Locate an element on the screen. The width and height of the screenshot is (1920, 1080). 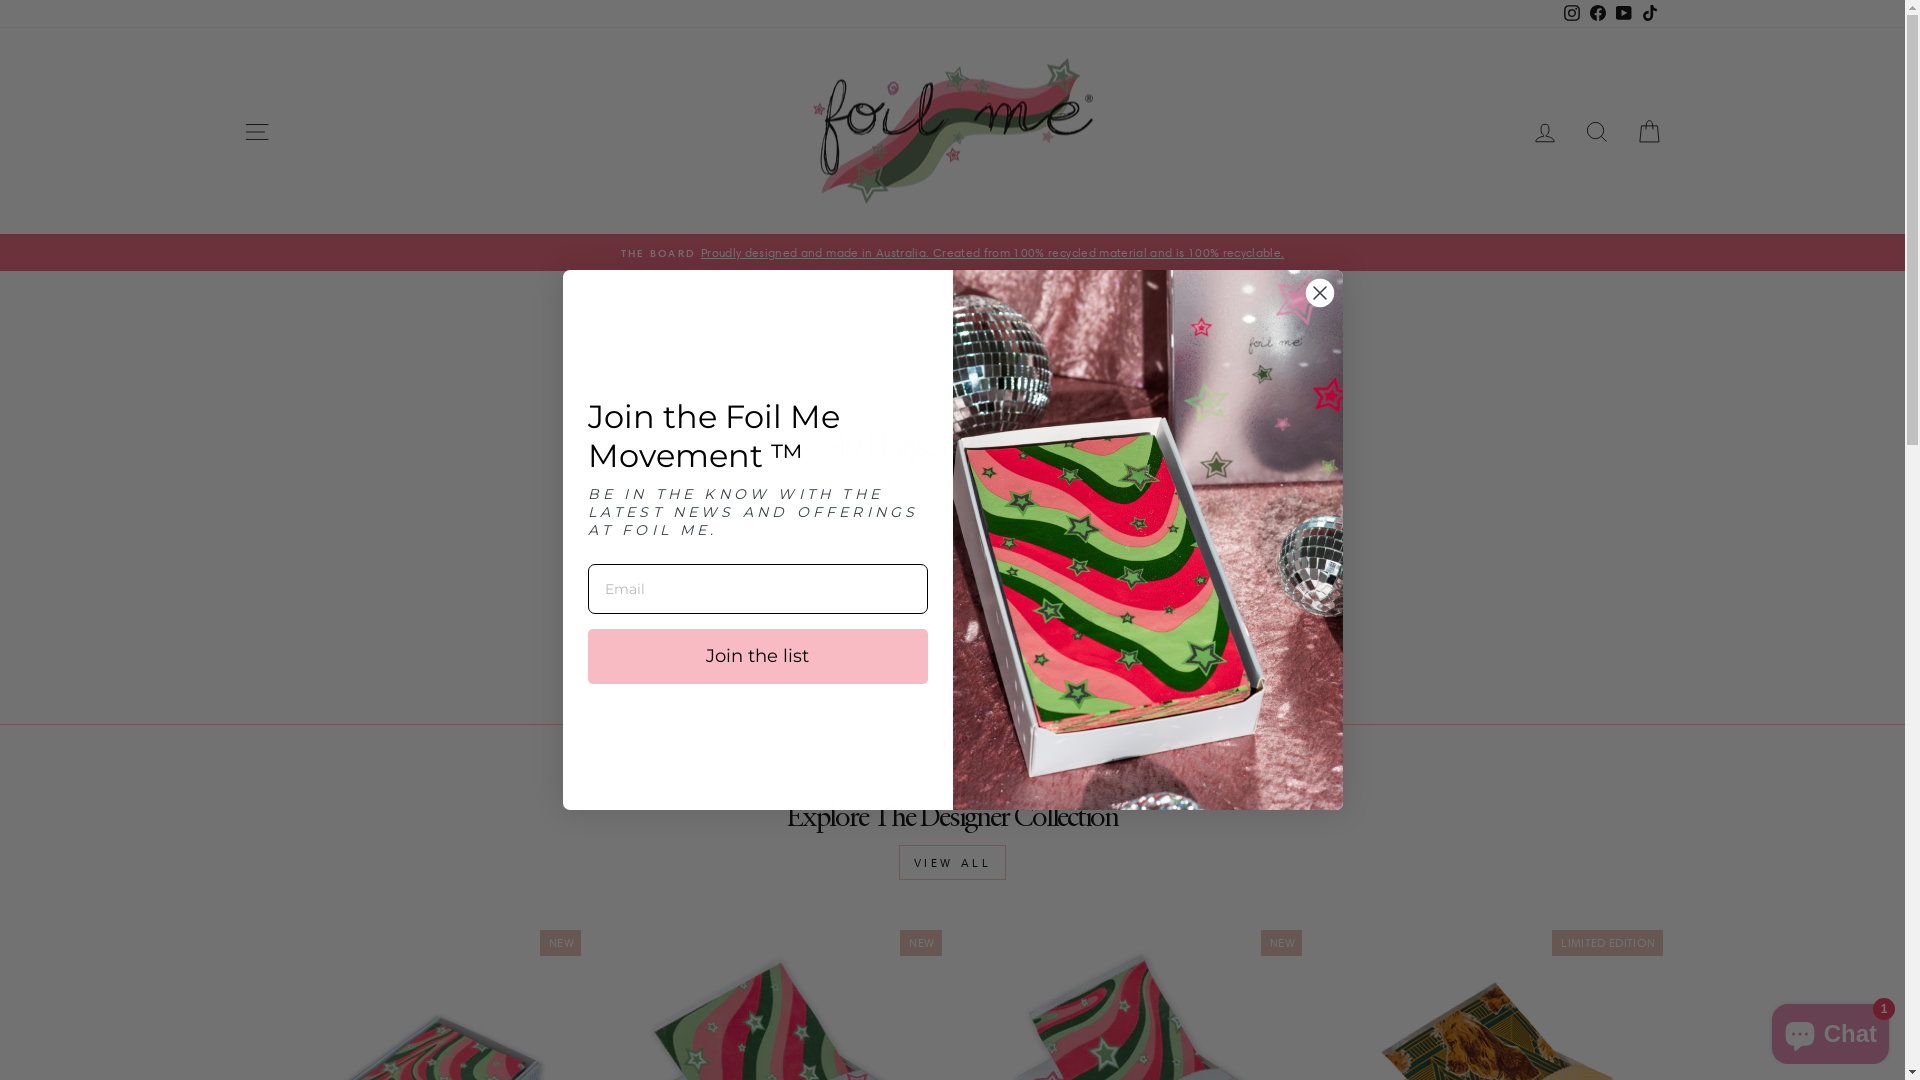
'SEARCH' is located at coordinates (1595, 131).